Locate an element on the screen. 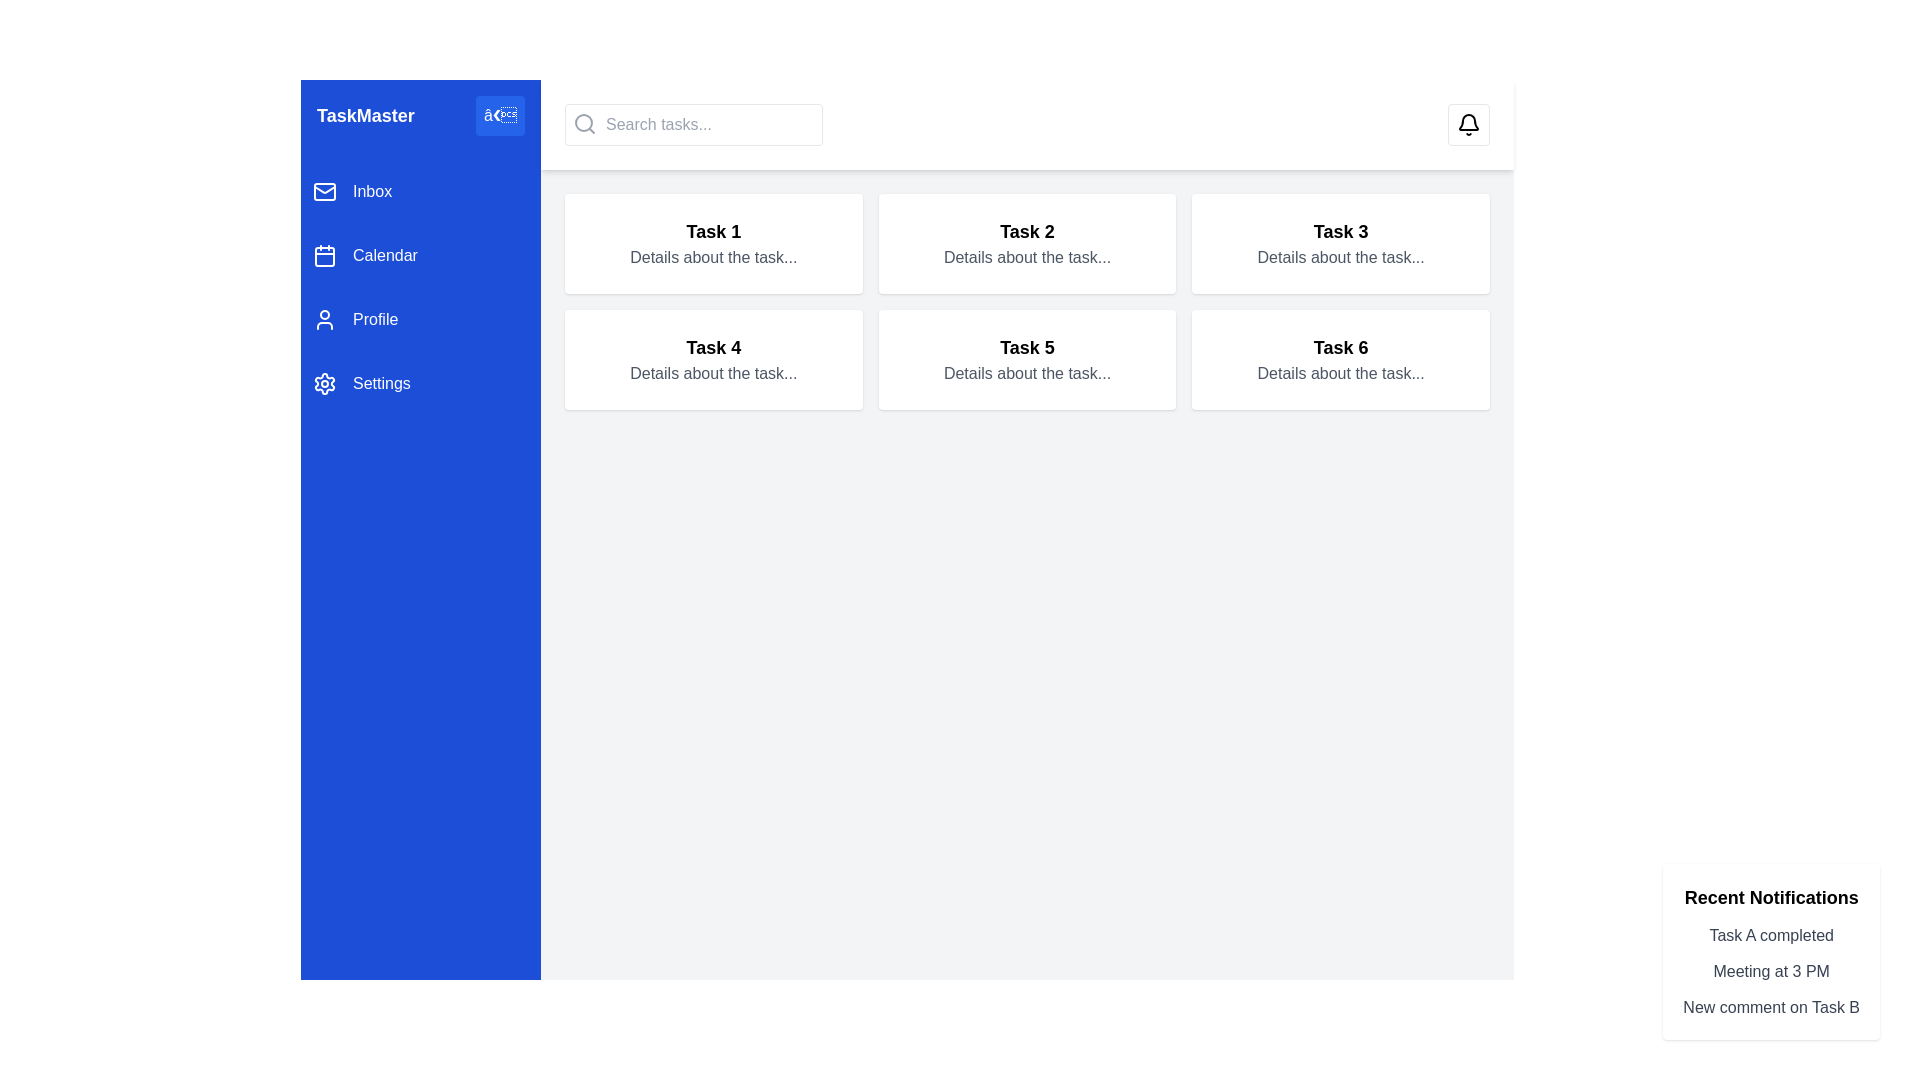  the text displaying 'Details about the task...' which is located below the title 'Task 6' in a card-like UI structure is located at coordinates (1341, 374).